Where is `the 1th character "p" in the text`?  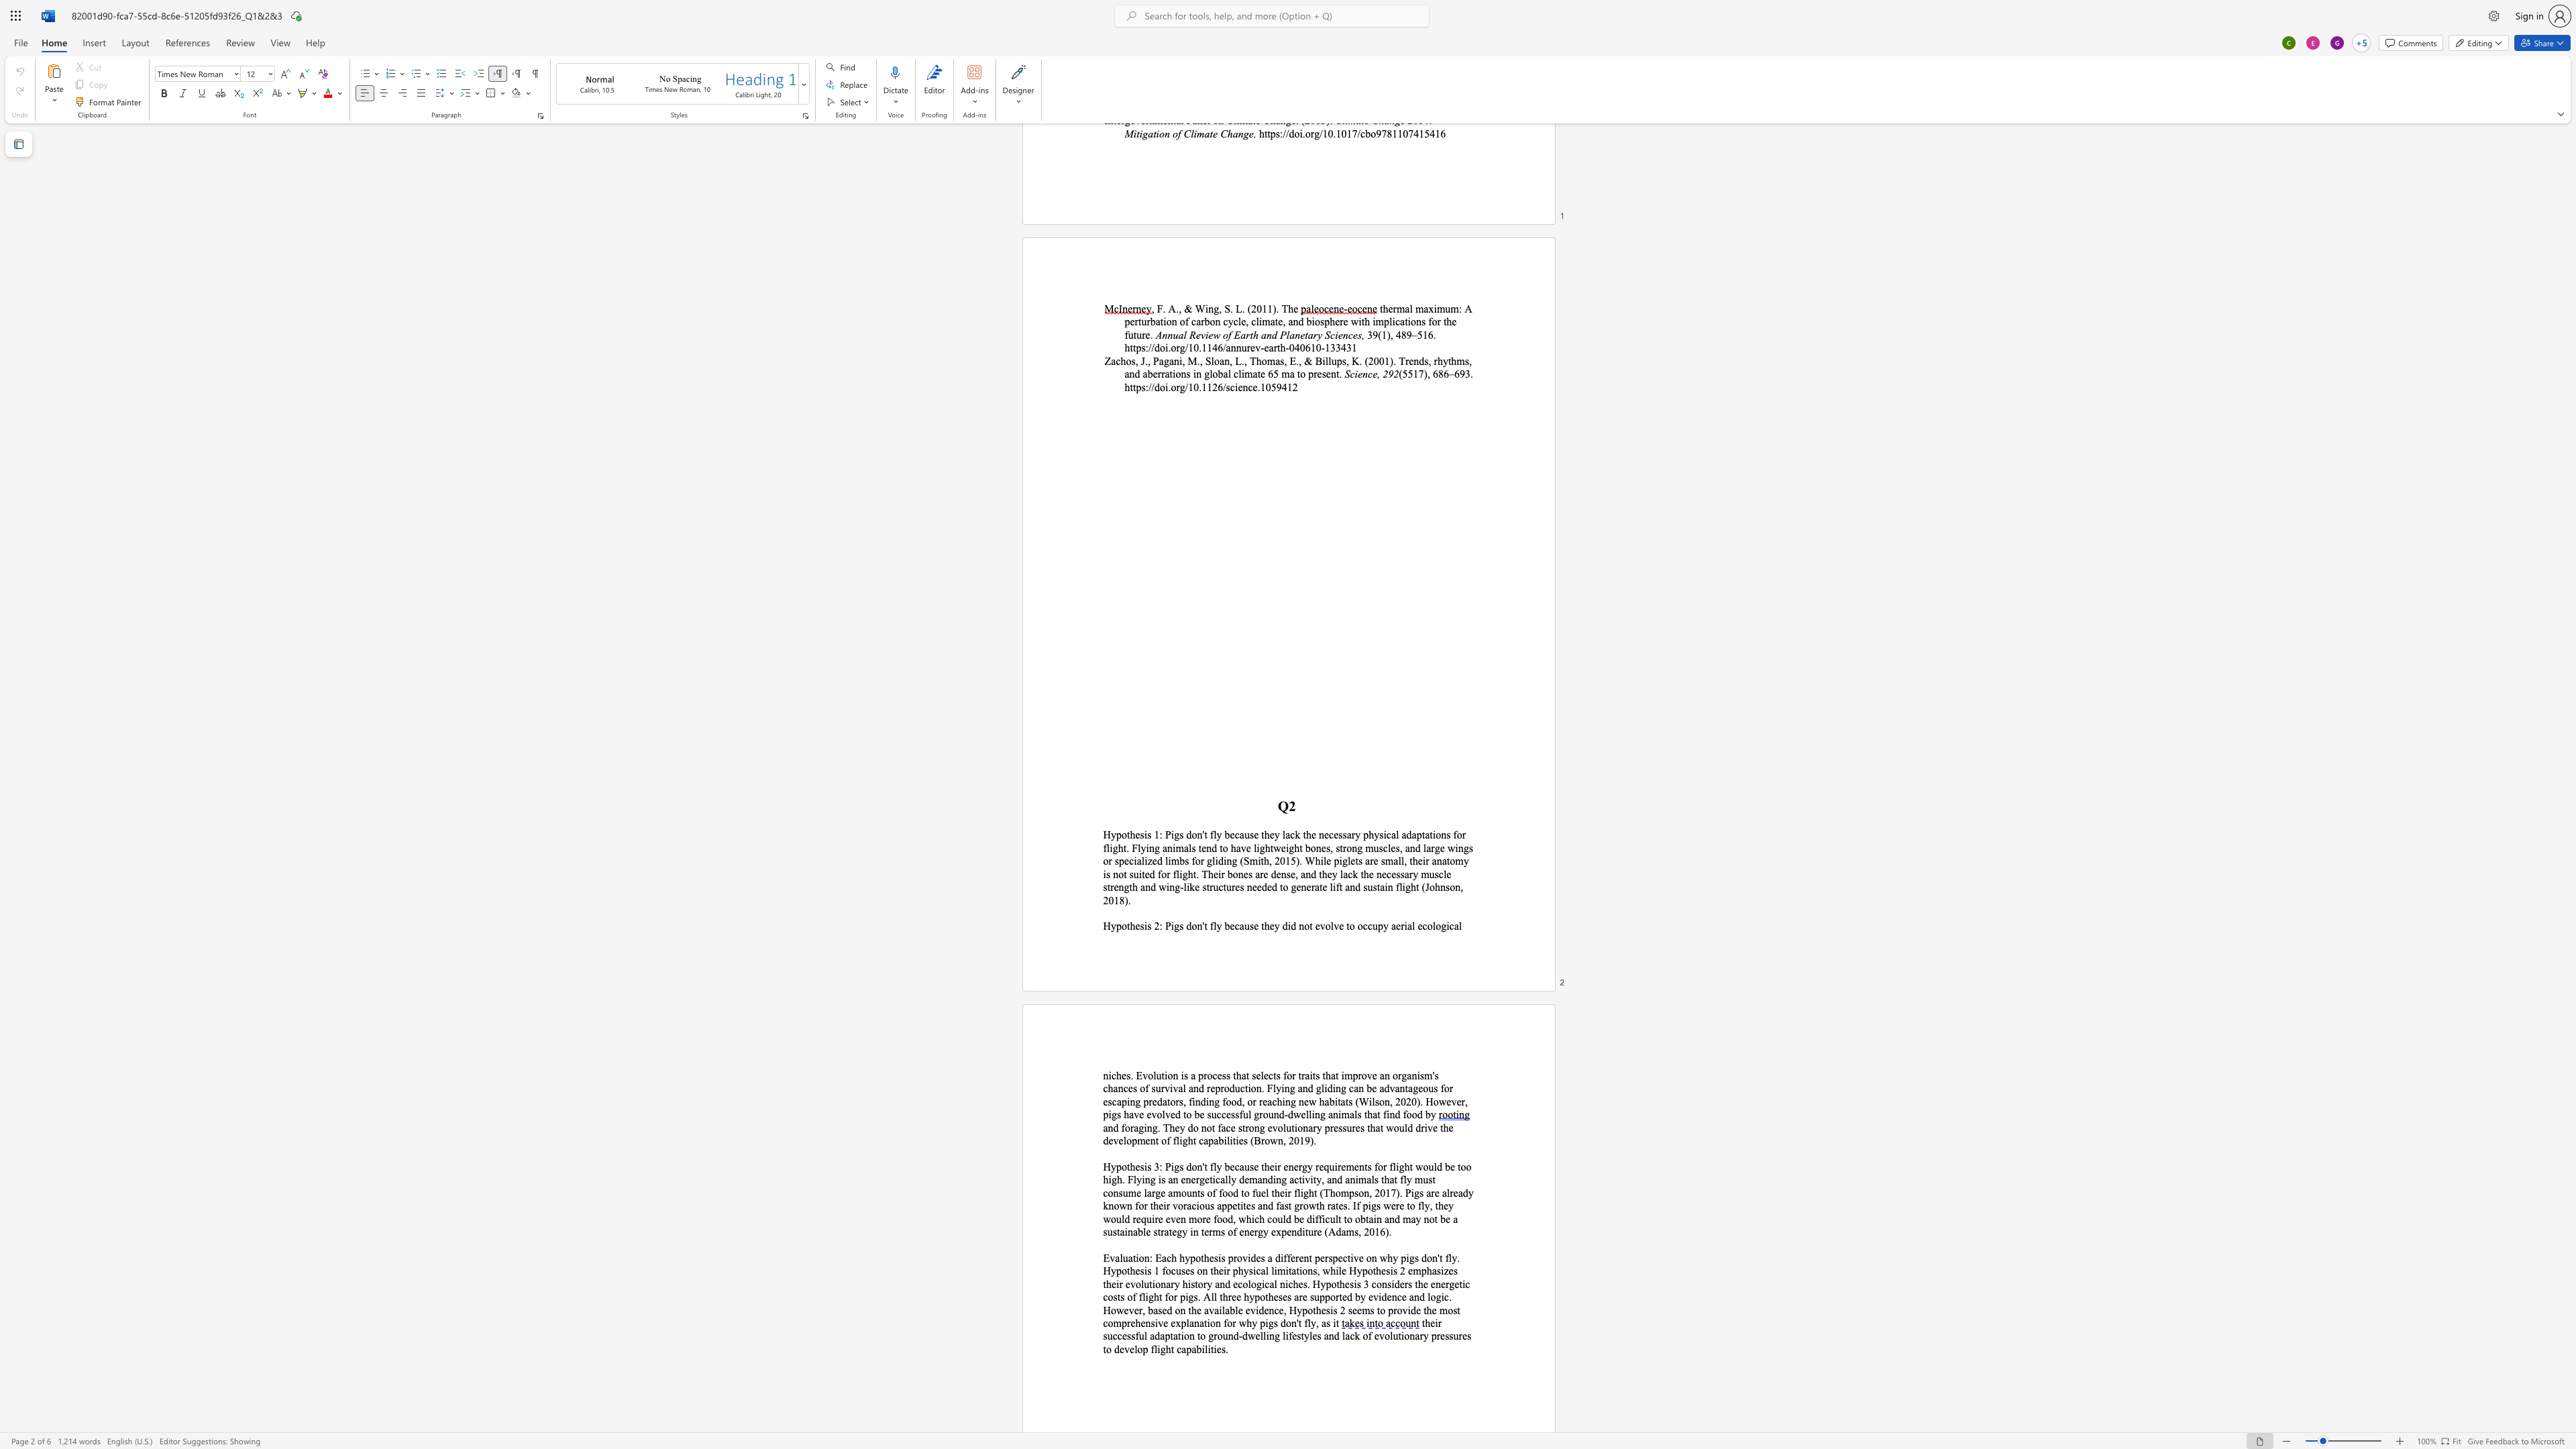 the 1th character "p" in the text is located at coordinates (1365, 835).